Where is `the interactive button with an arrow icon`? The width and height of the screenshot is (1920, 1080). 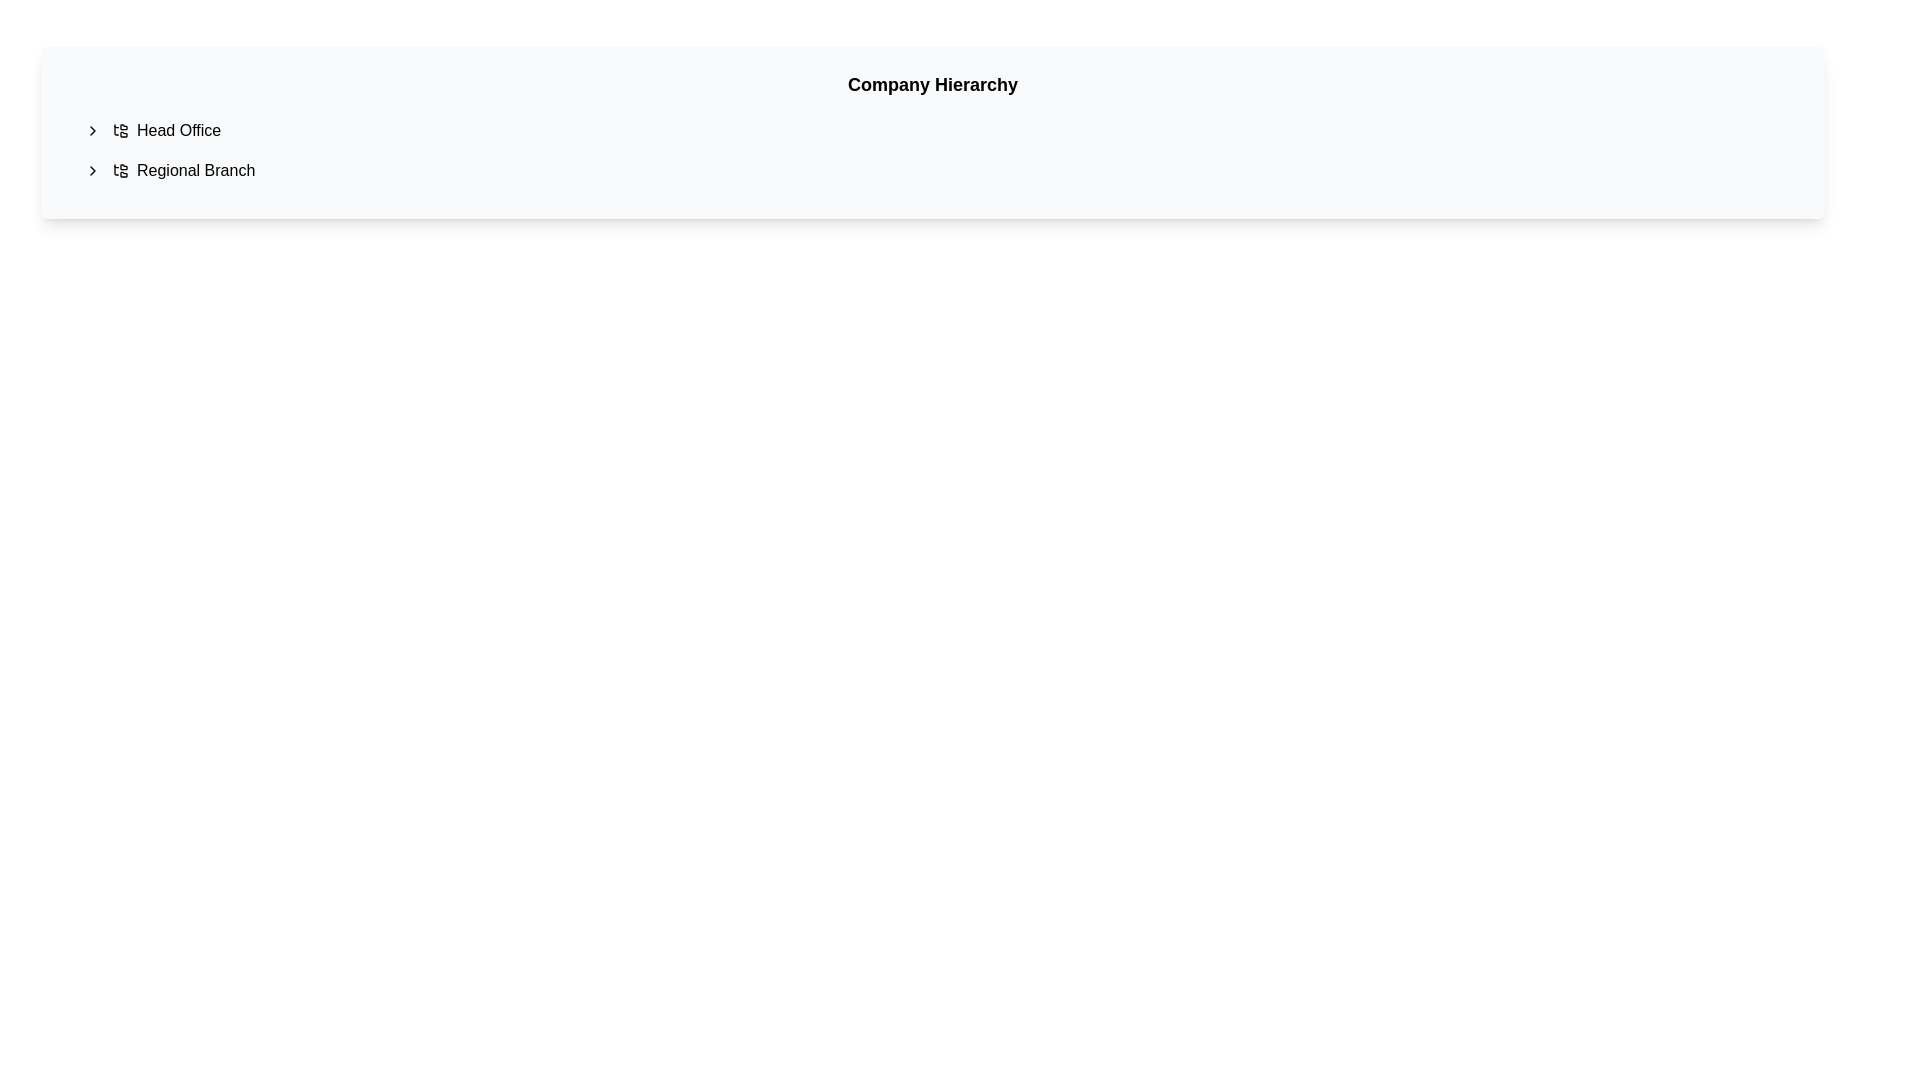 the interactive button with an arrow icon is located at coordinates (91, 131).